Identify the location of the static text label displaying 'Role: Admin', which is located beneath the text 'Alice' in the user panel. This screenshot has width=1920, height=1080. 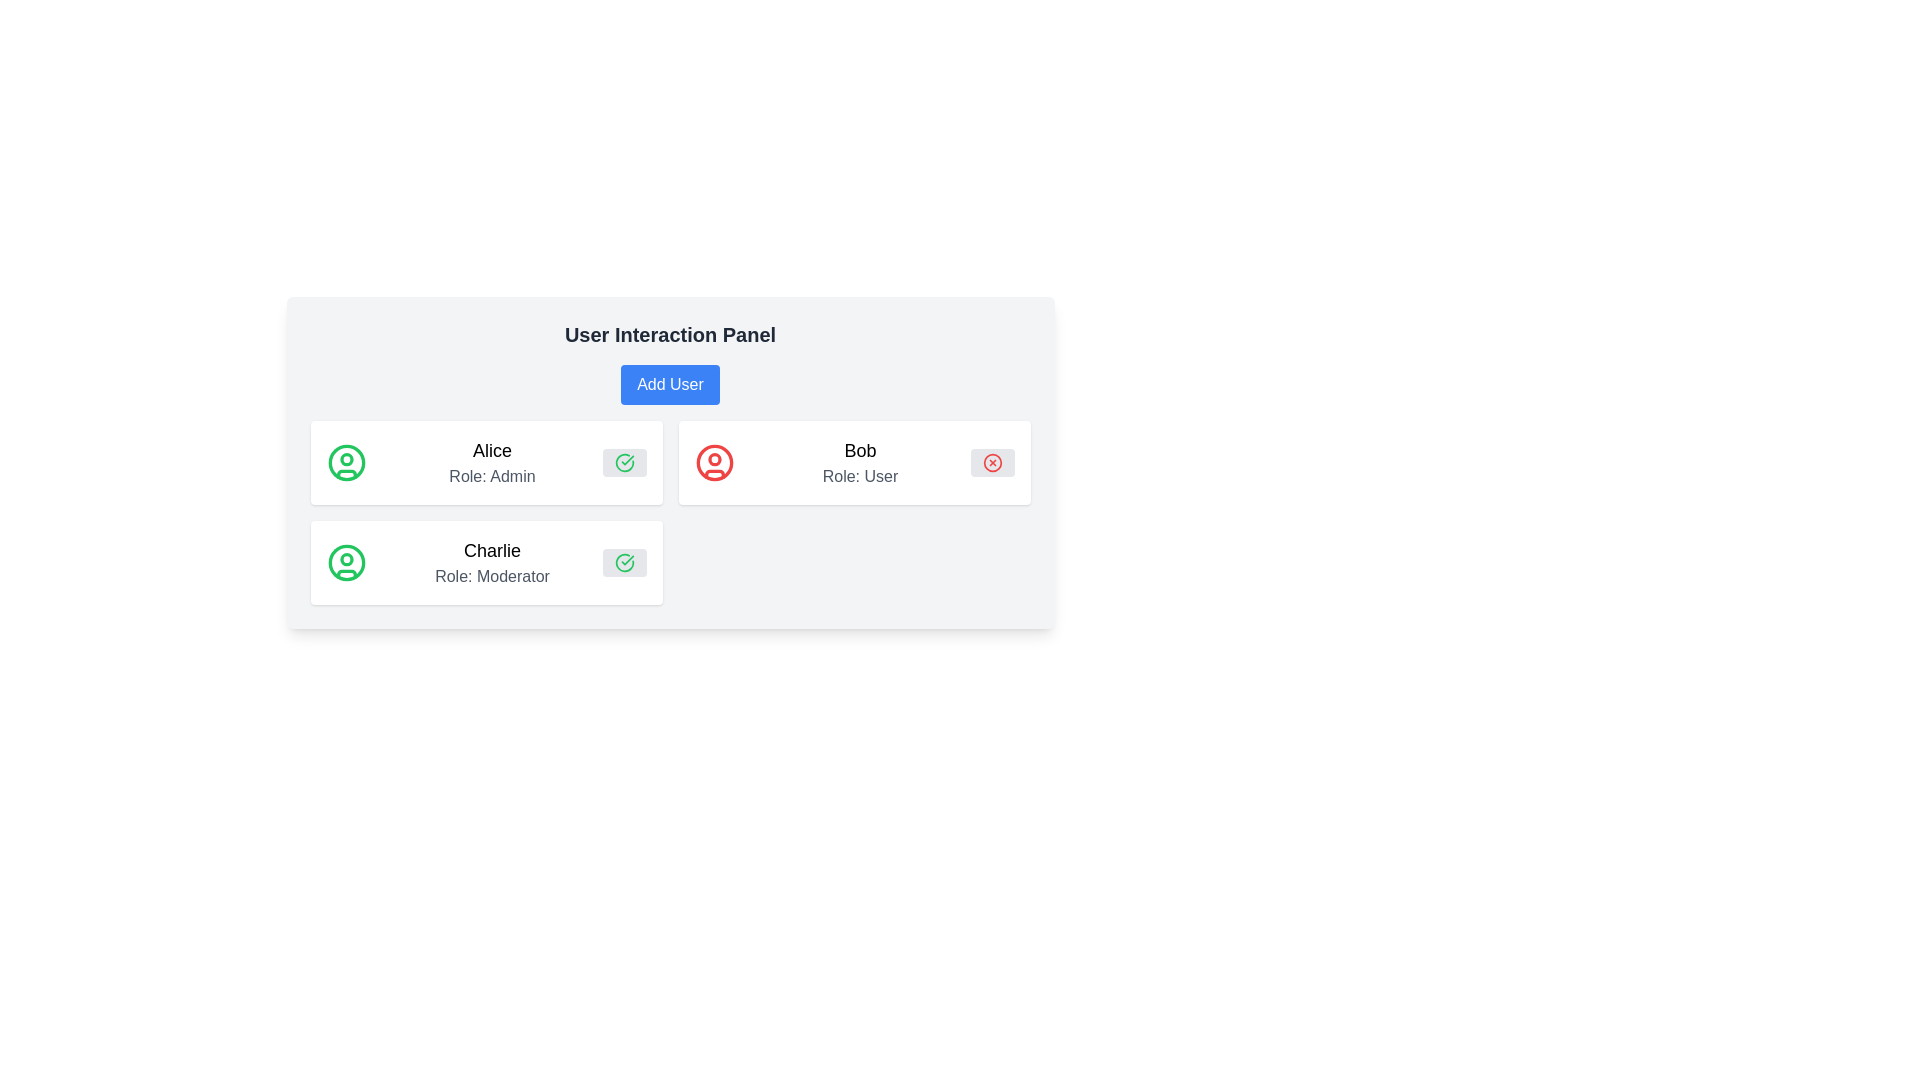
(492, 477).